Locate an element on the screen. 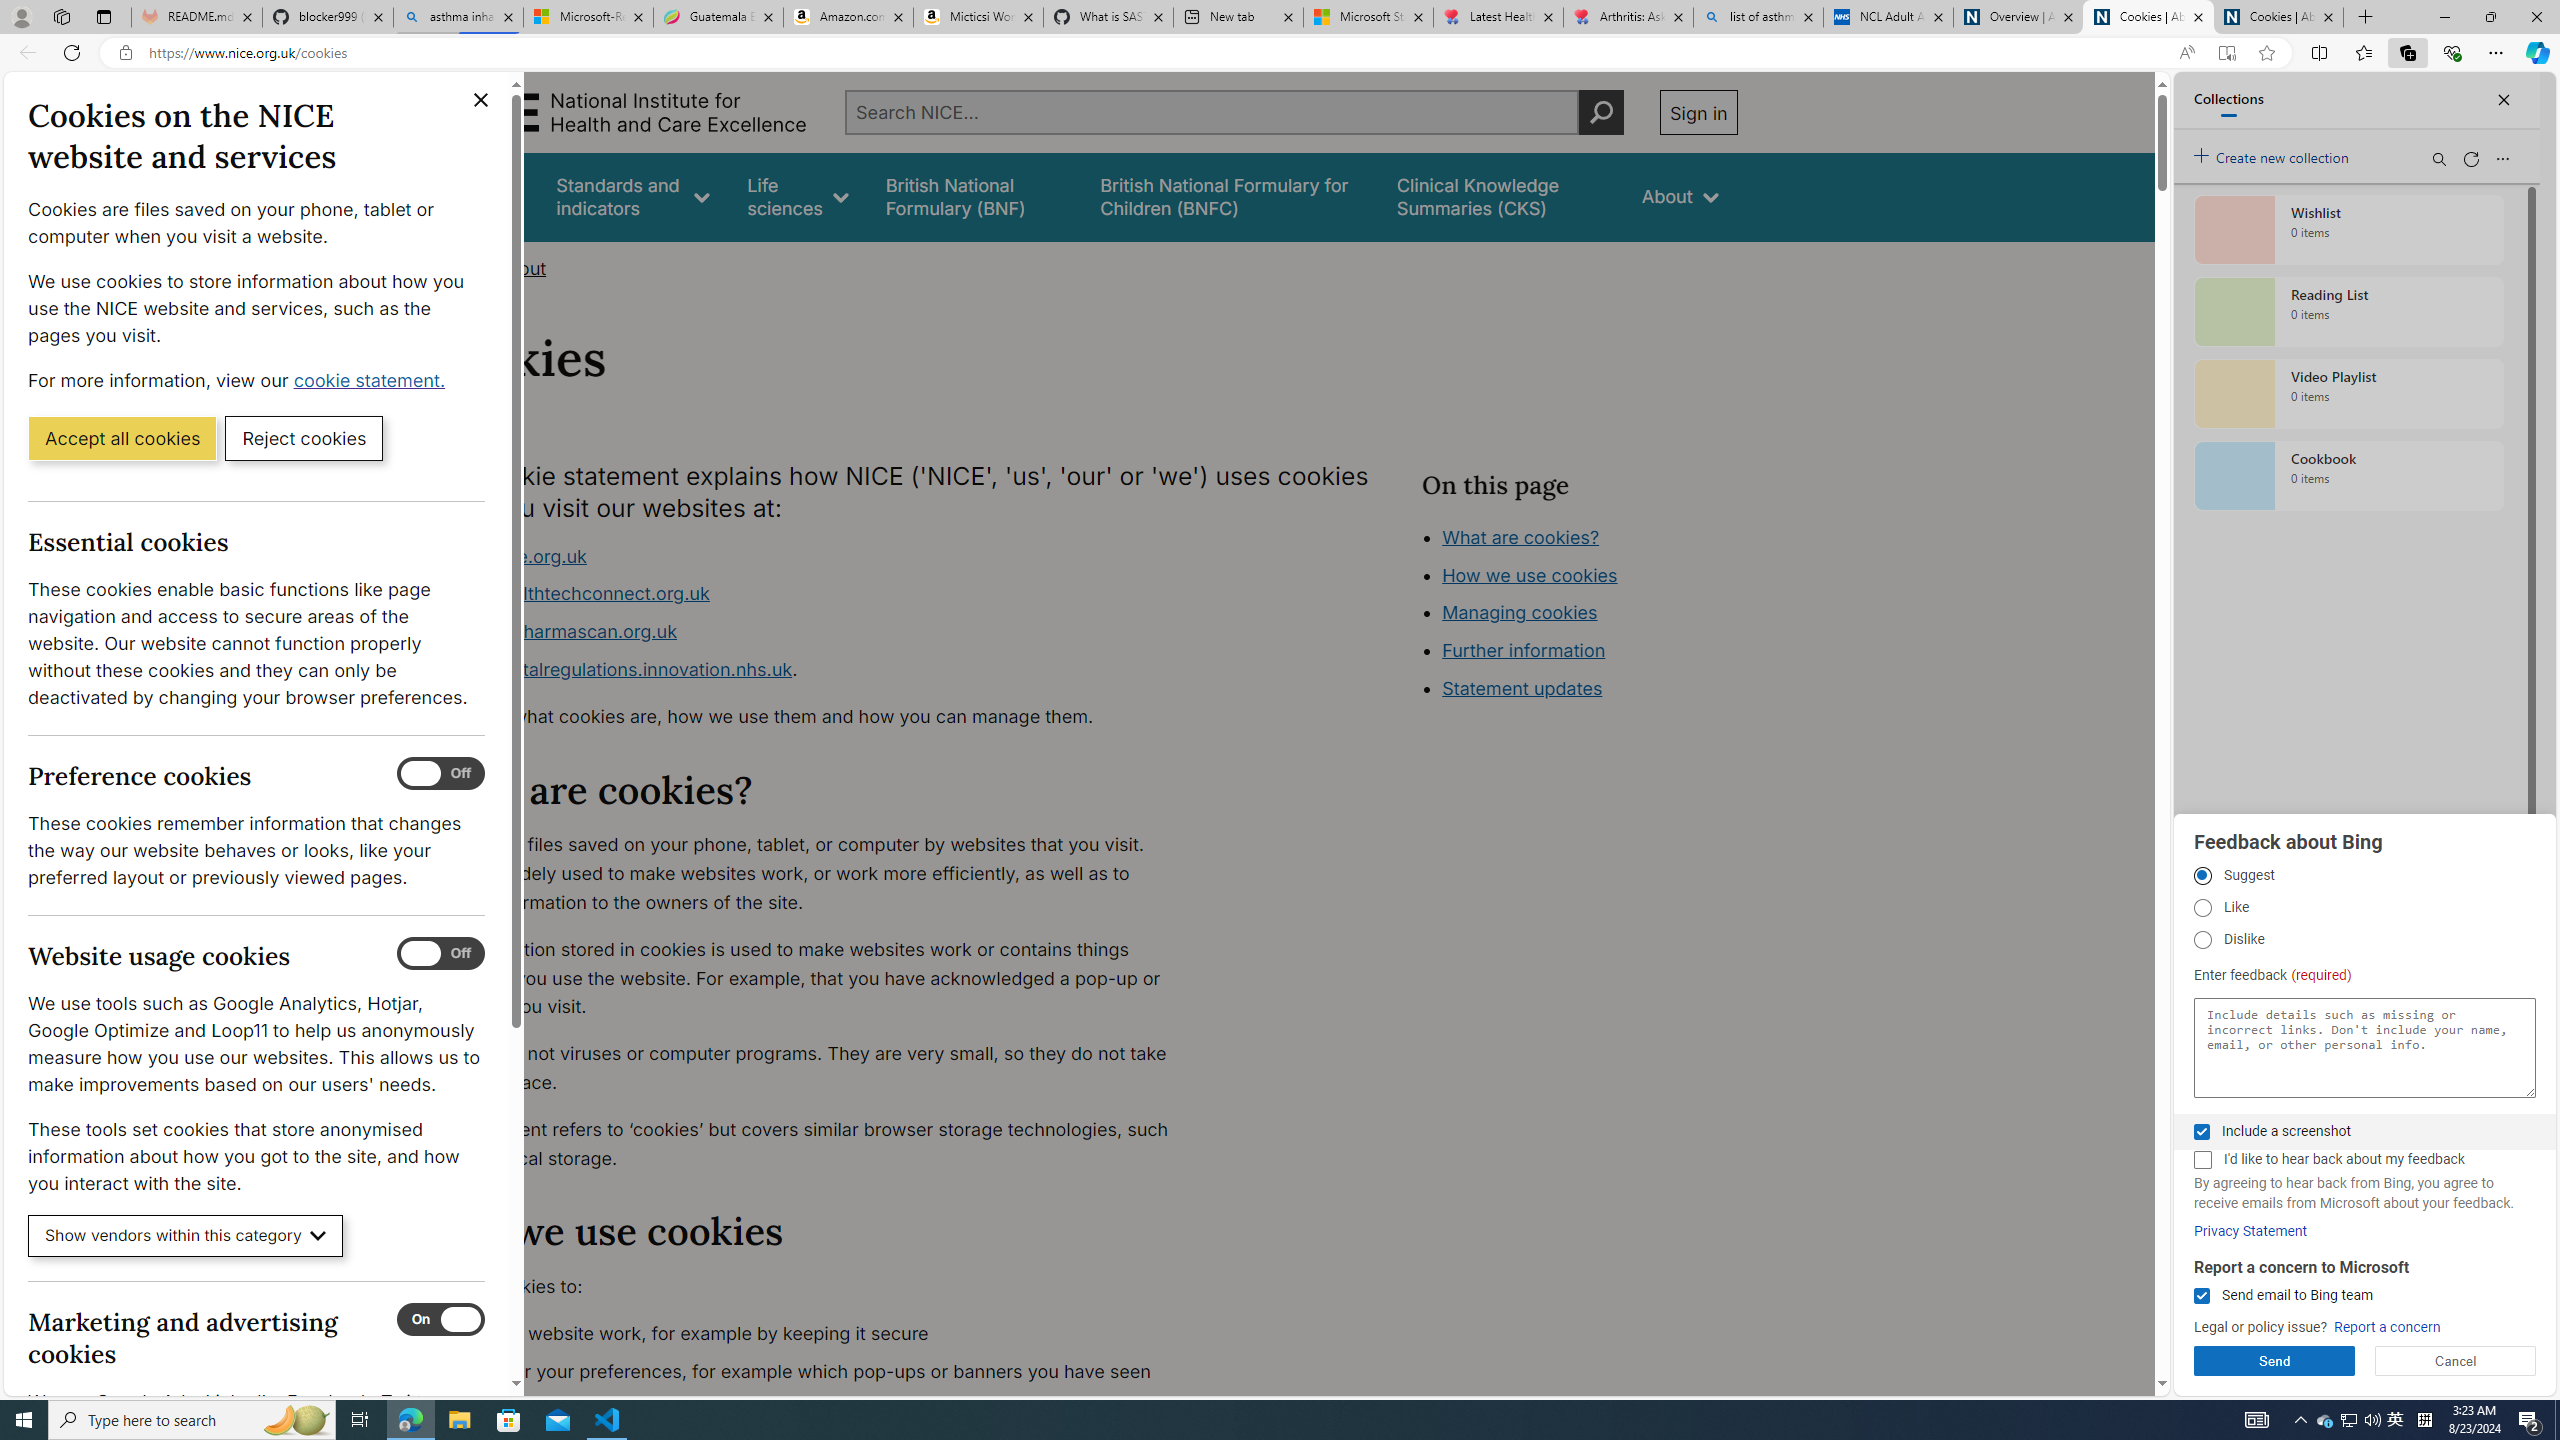  'I' is located at coordinates (2201, 1158).